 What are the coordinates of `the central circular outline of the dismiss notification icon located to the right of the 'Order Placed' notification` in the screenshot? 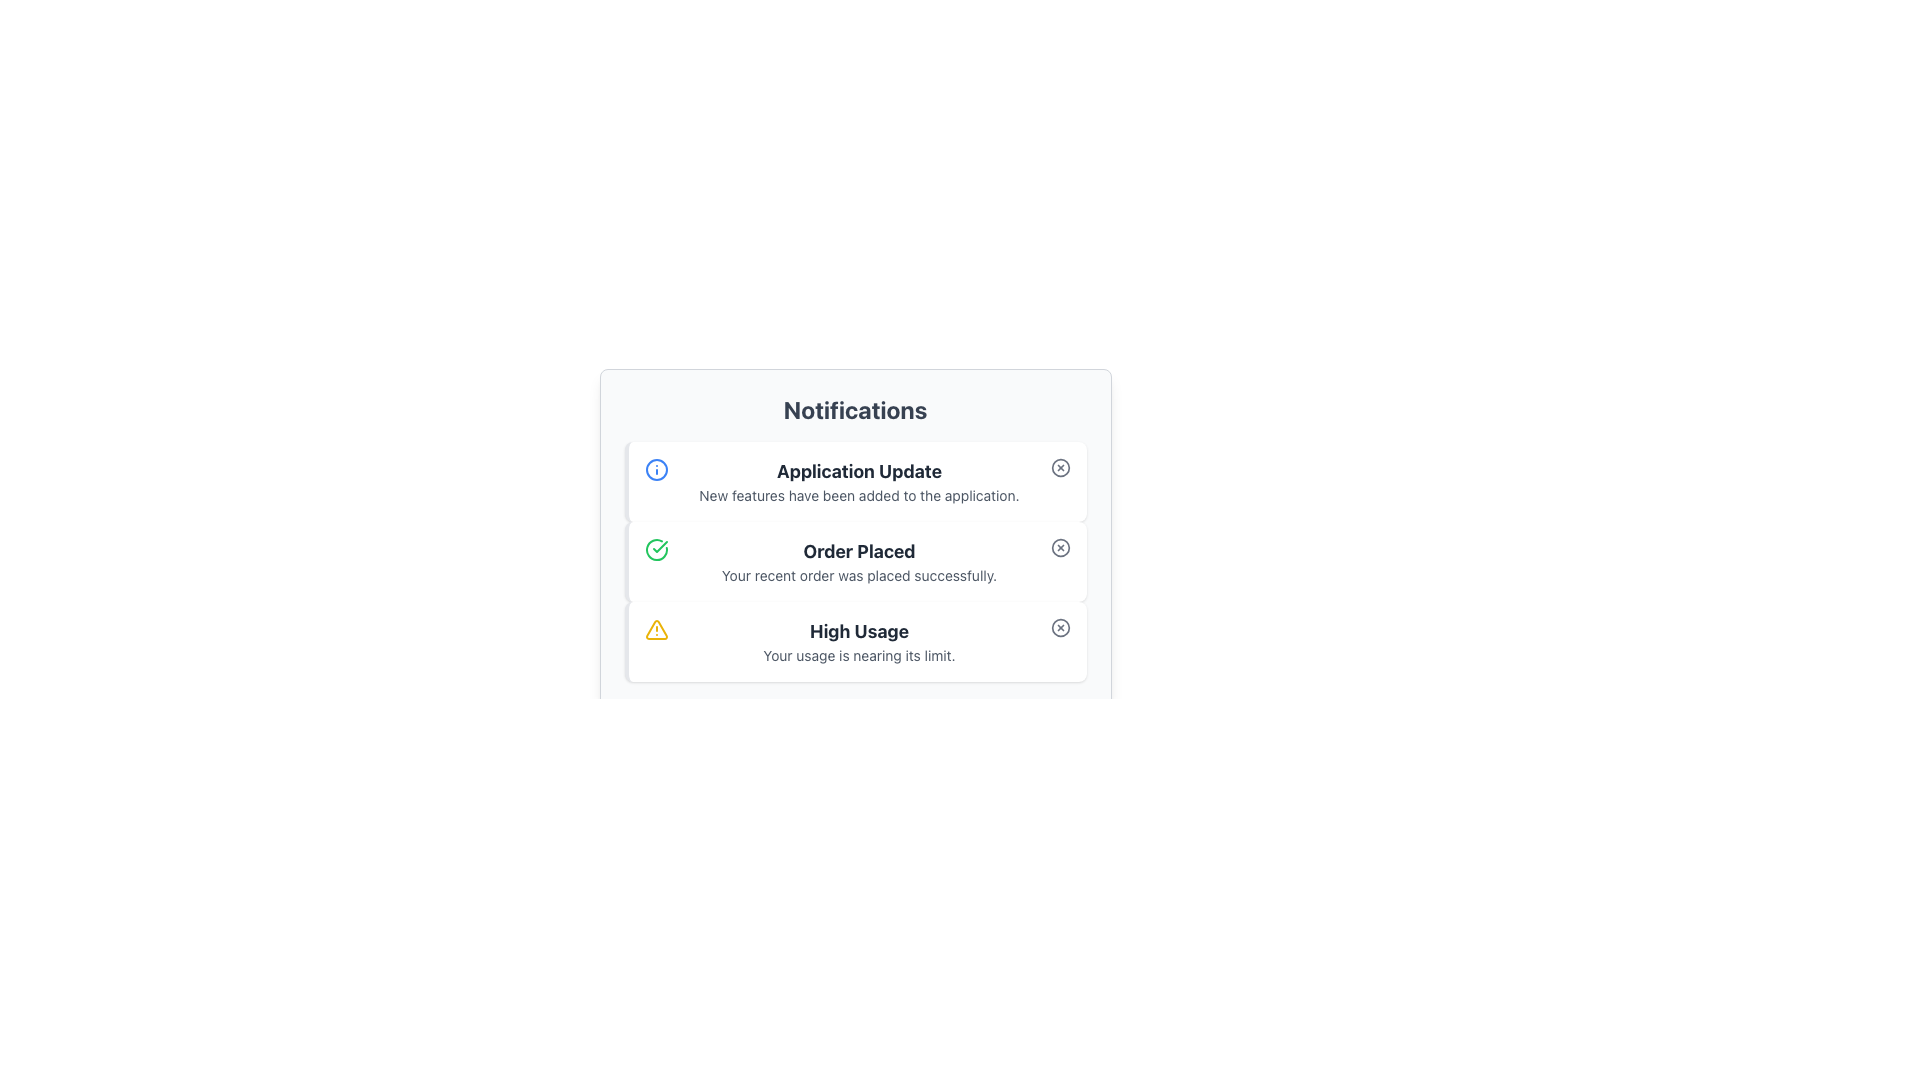 It's located at (1059, 547).